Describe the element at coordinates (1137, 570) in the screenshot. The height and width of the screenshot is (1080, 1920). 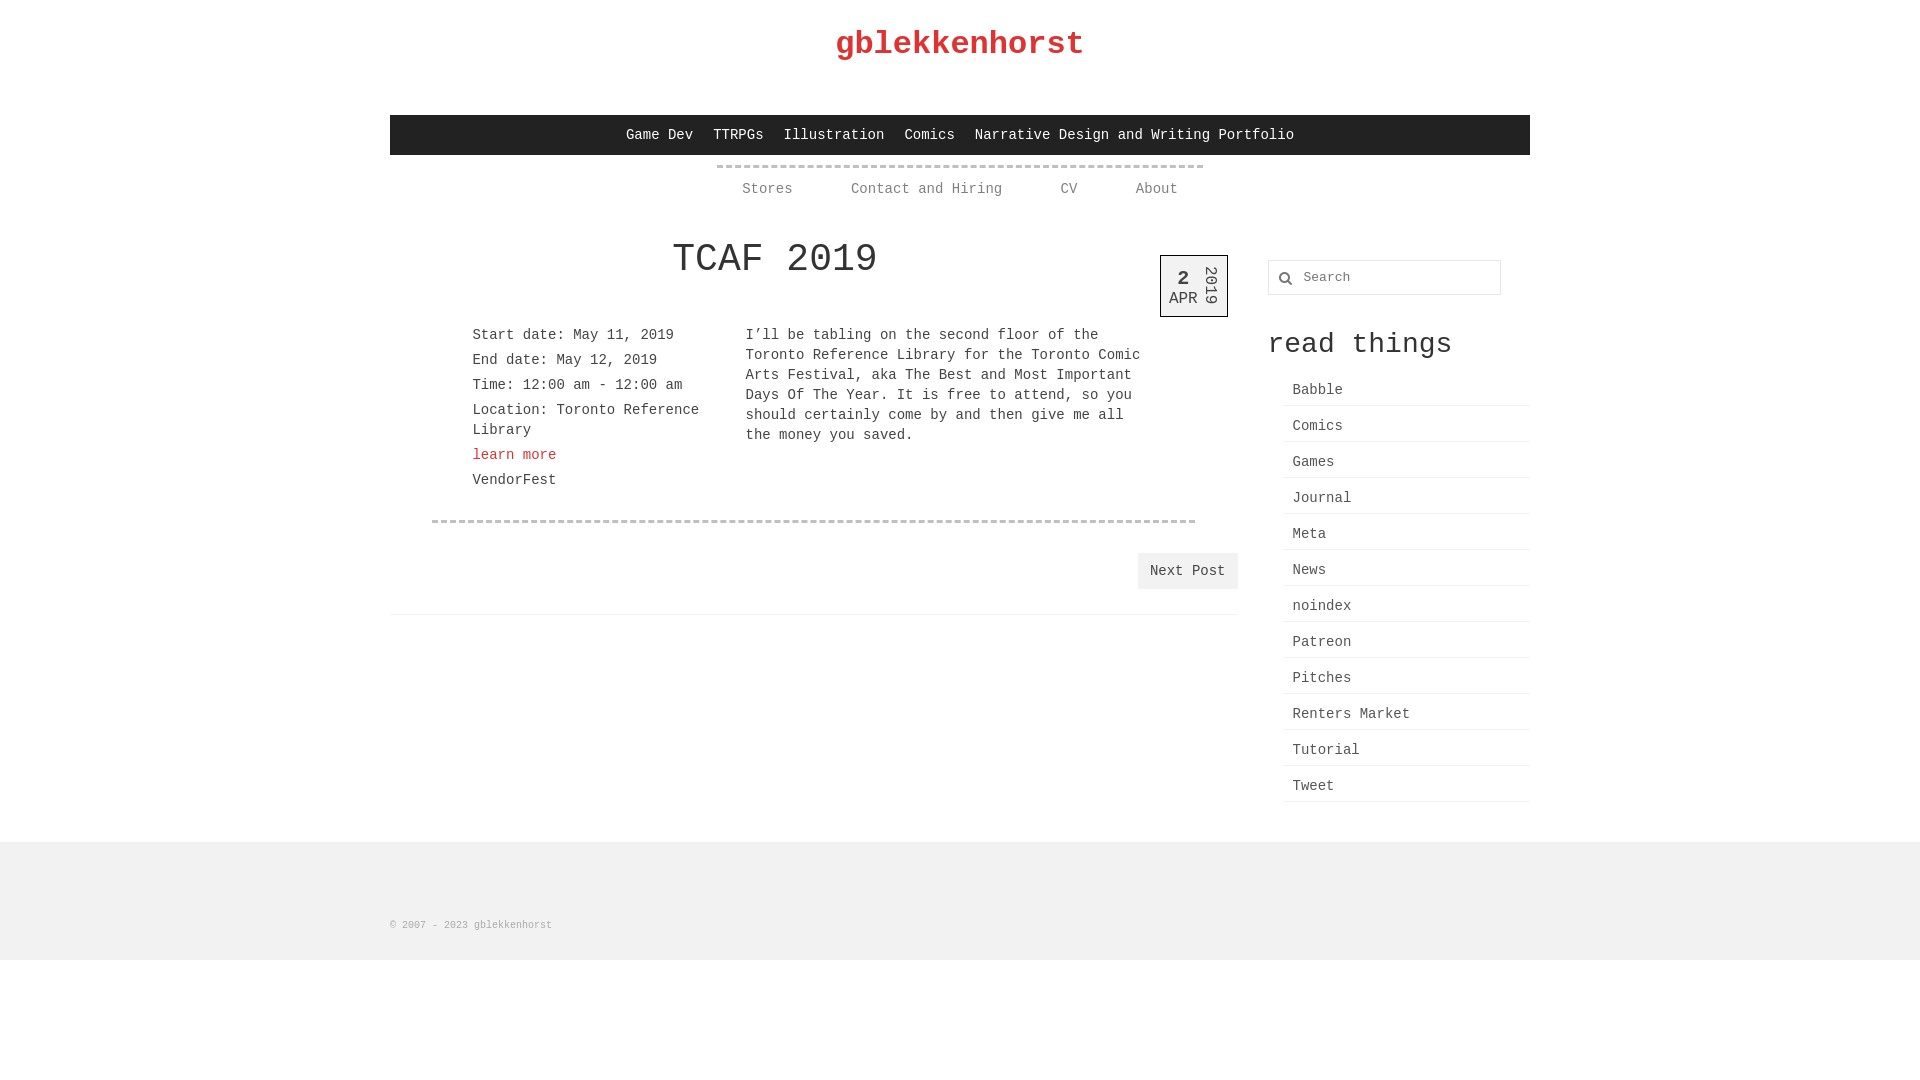
I see `'Next Post'` at that location.